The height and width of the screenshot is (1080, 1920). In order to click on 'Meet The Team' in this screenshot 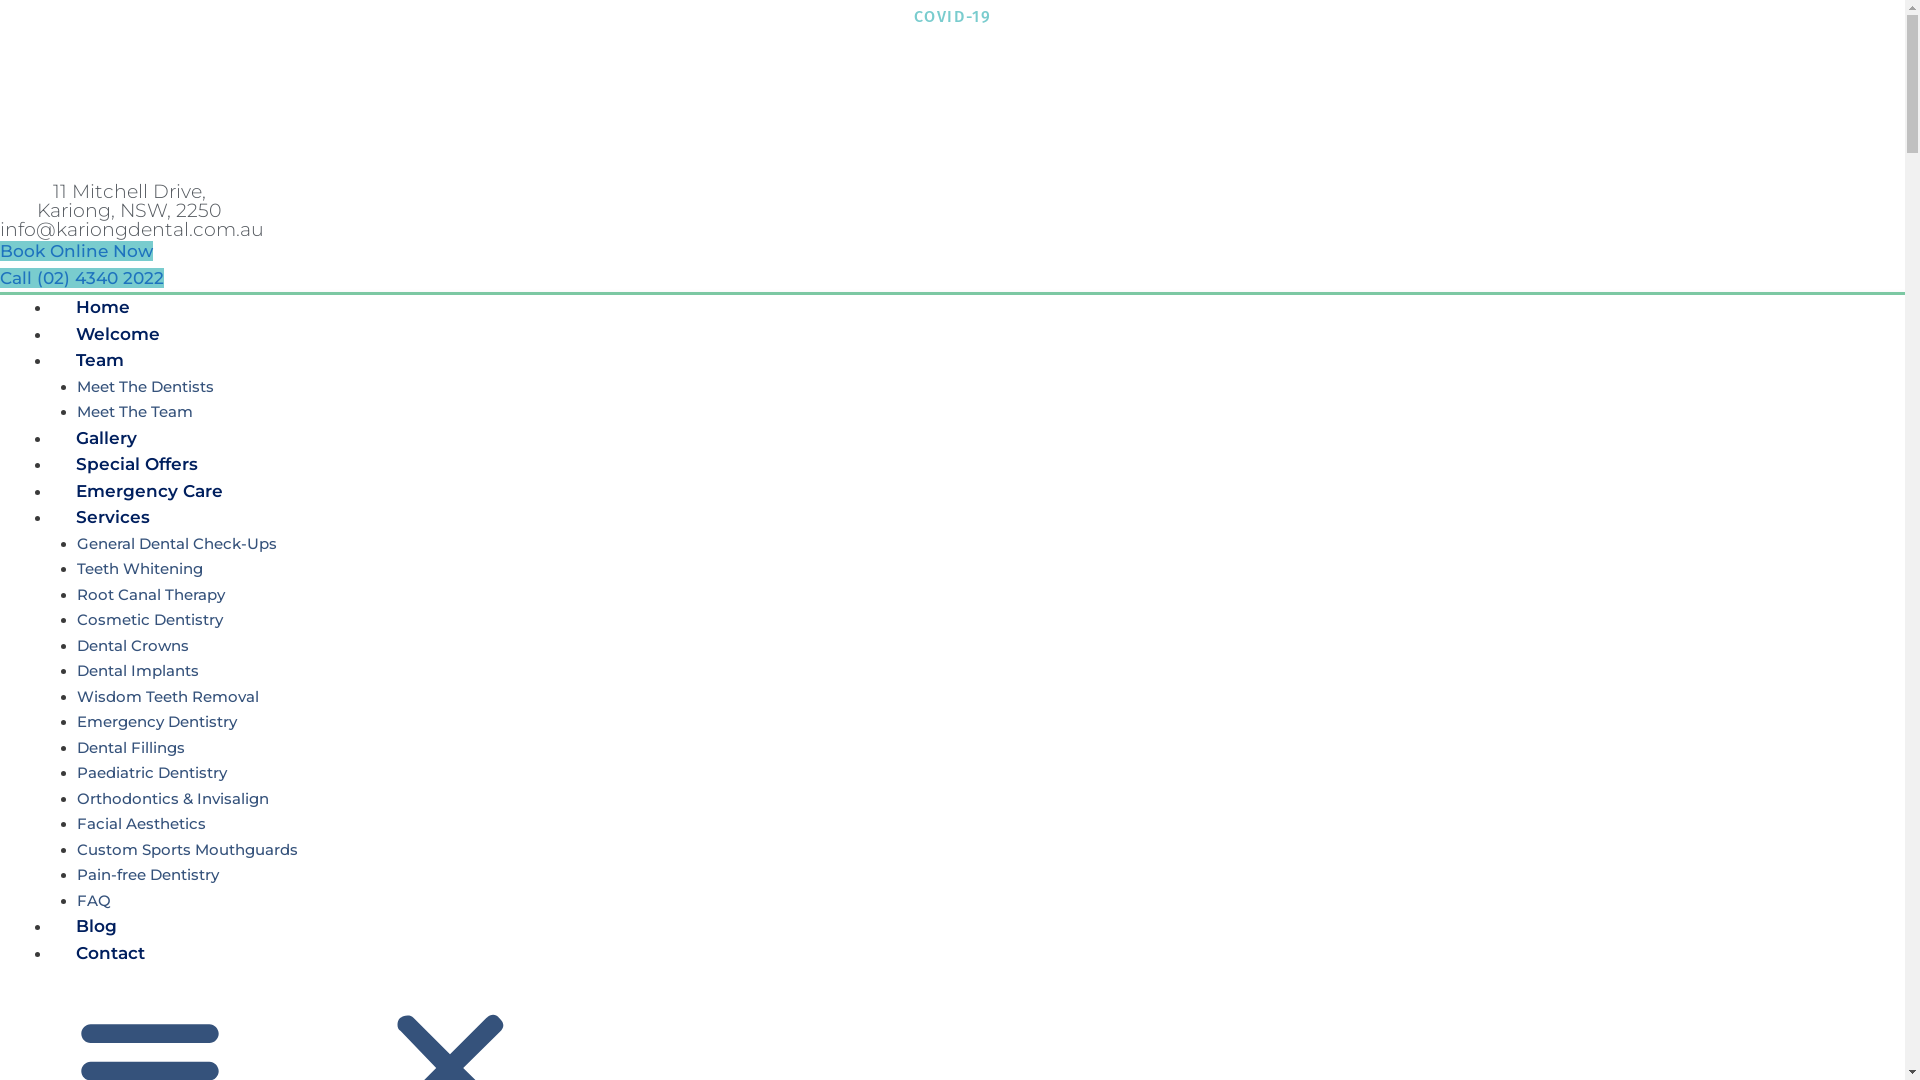, I will do `click(133, 410)`.